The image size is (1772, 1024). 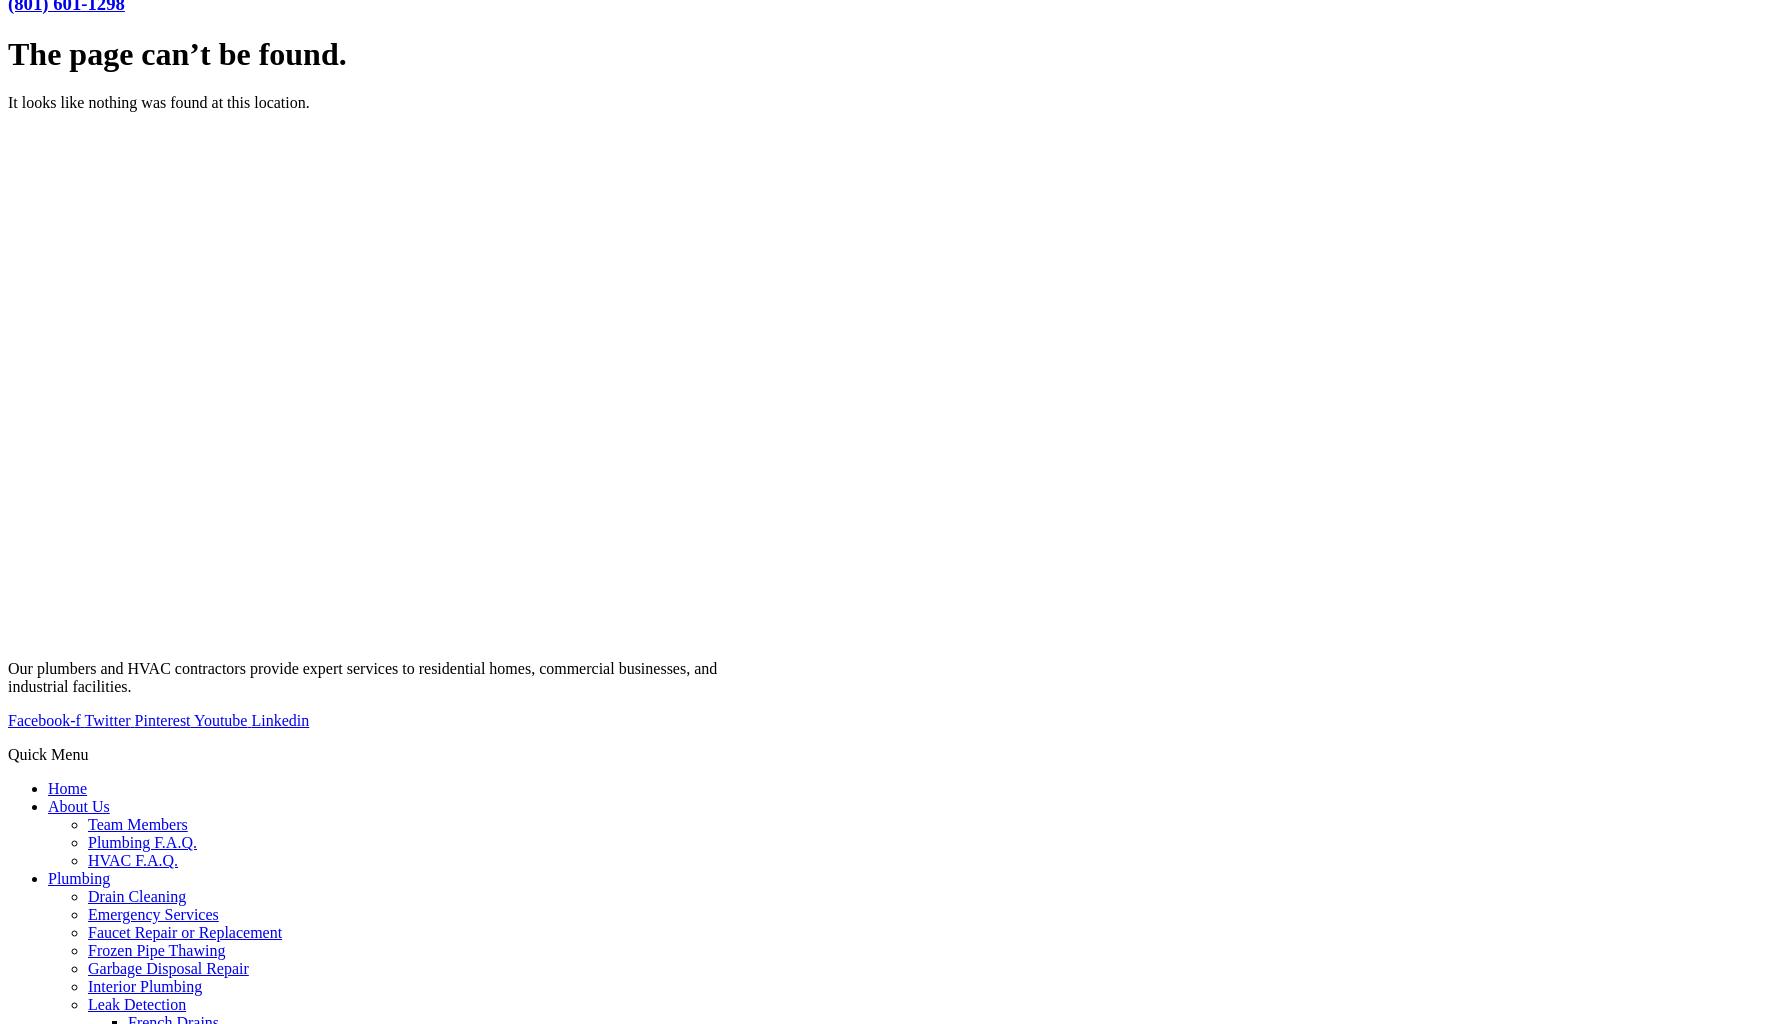 I want to click on 'Garbage Disposal Repair', so click(x=167, y=968).